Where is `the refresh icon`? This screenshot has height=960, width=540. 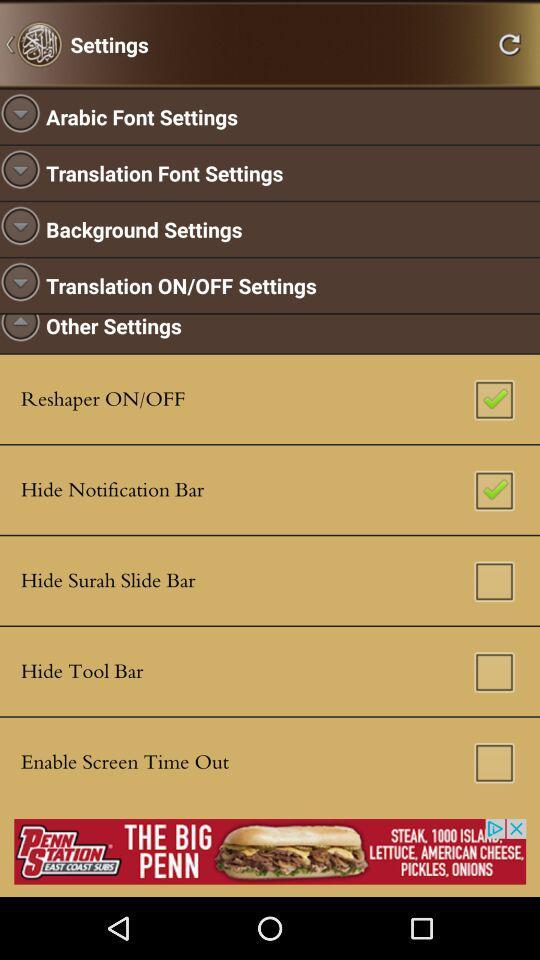 the refresh icon is located at coordinates (509, 46).